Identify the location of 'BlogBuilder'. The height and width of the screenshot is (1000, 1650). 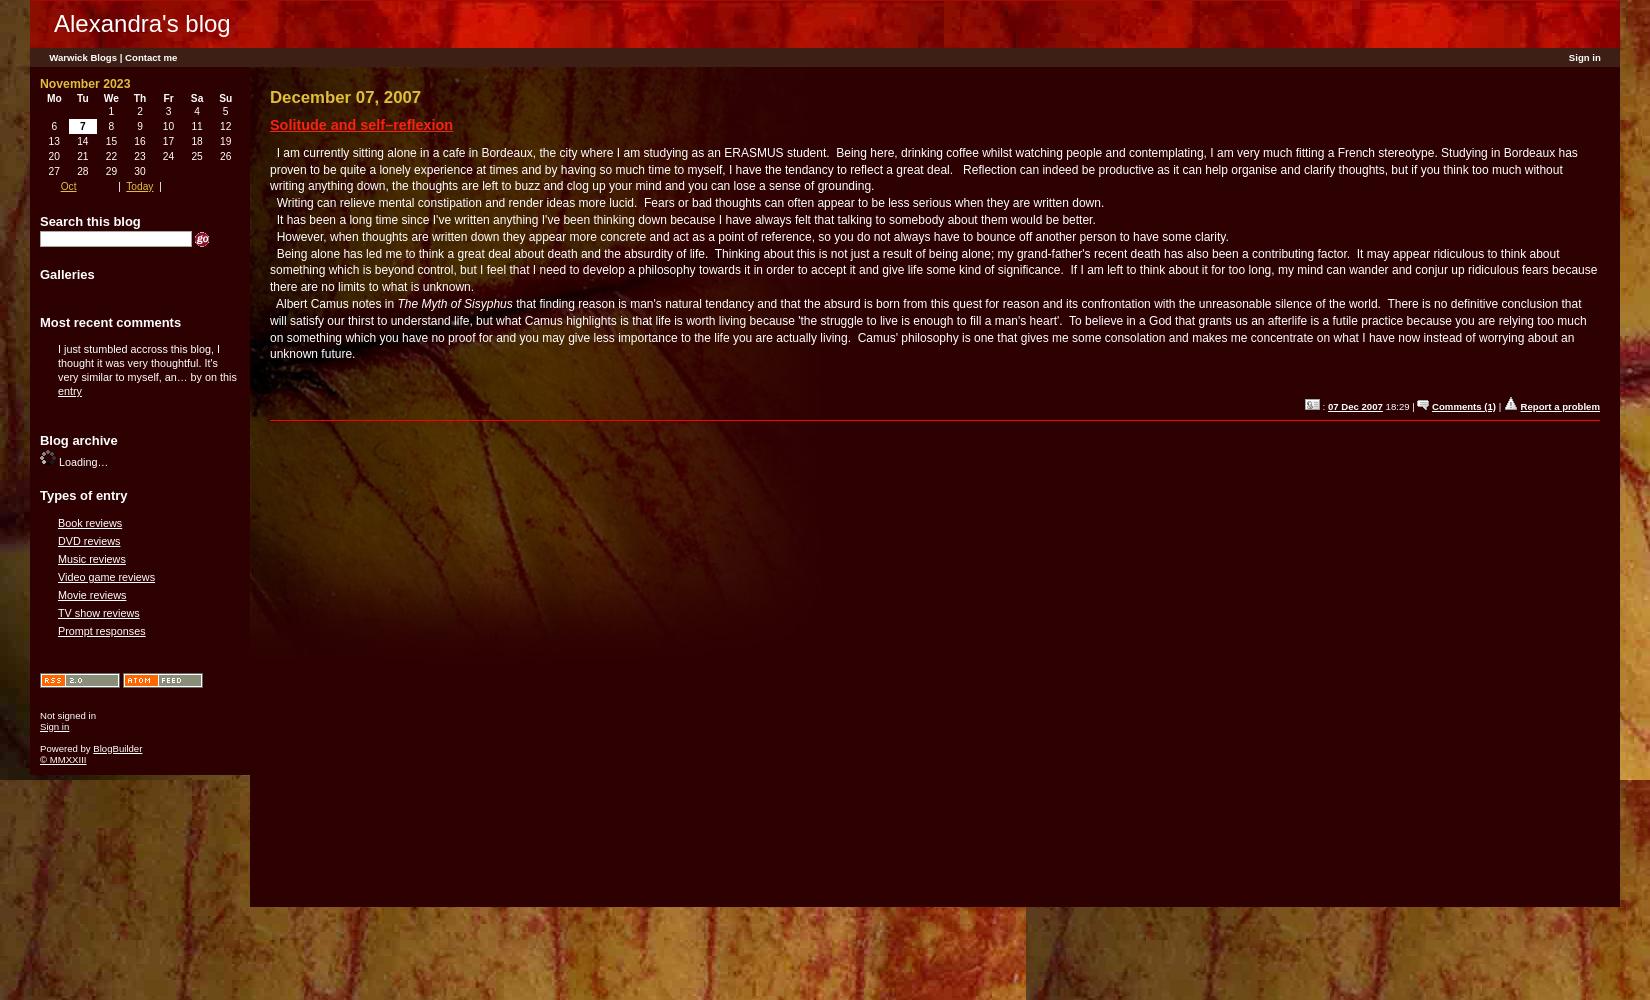
(117, 746).